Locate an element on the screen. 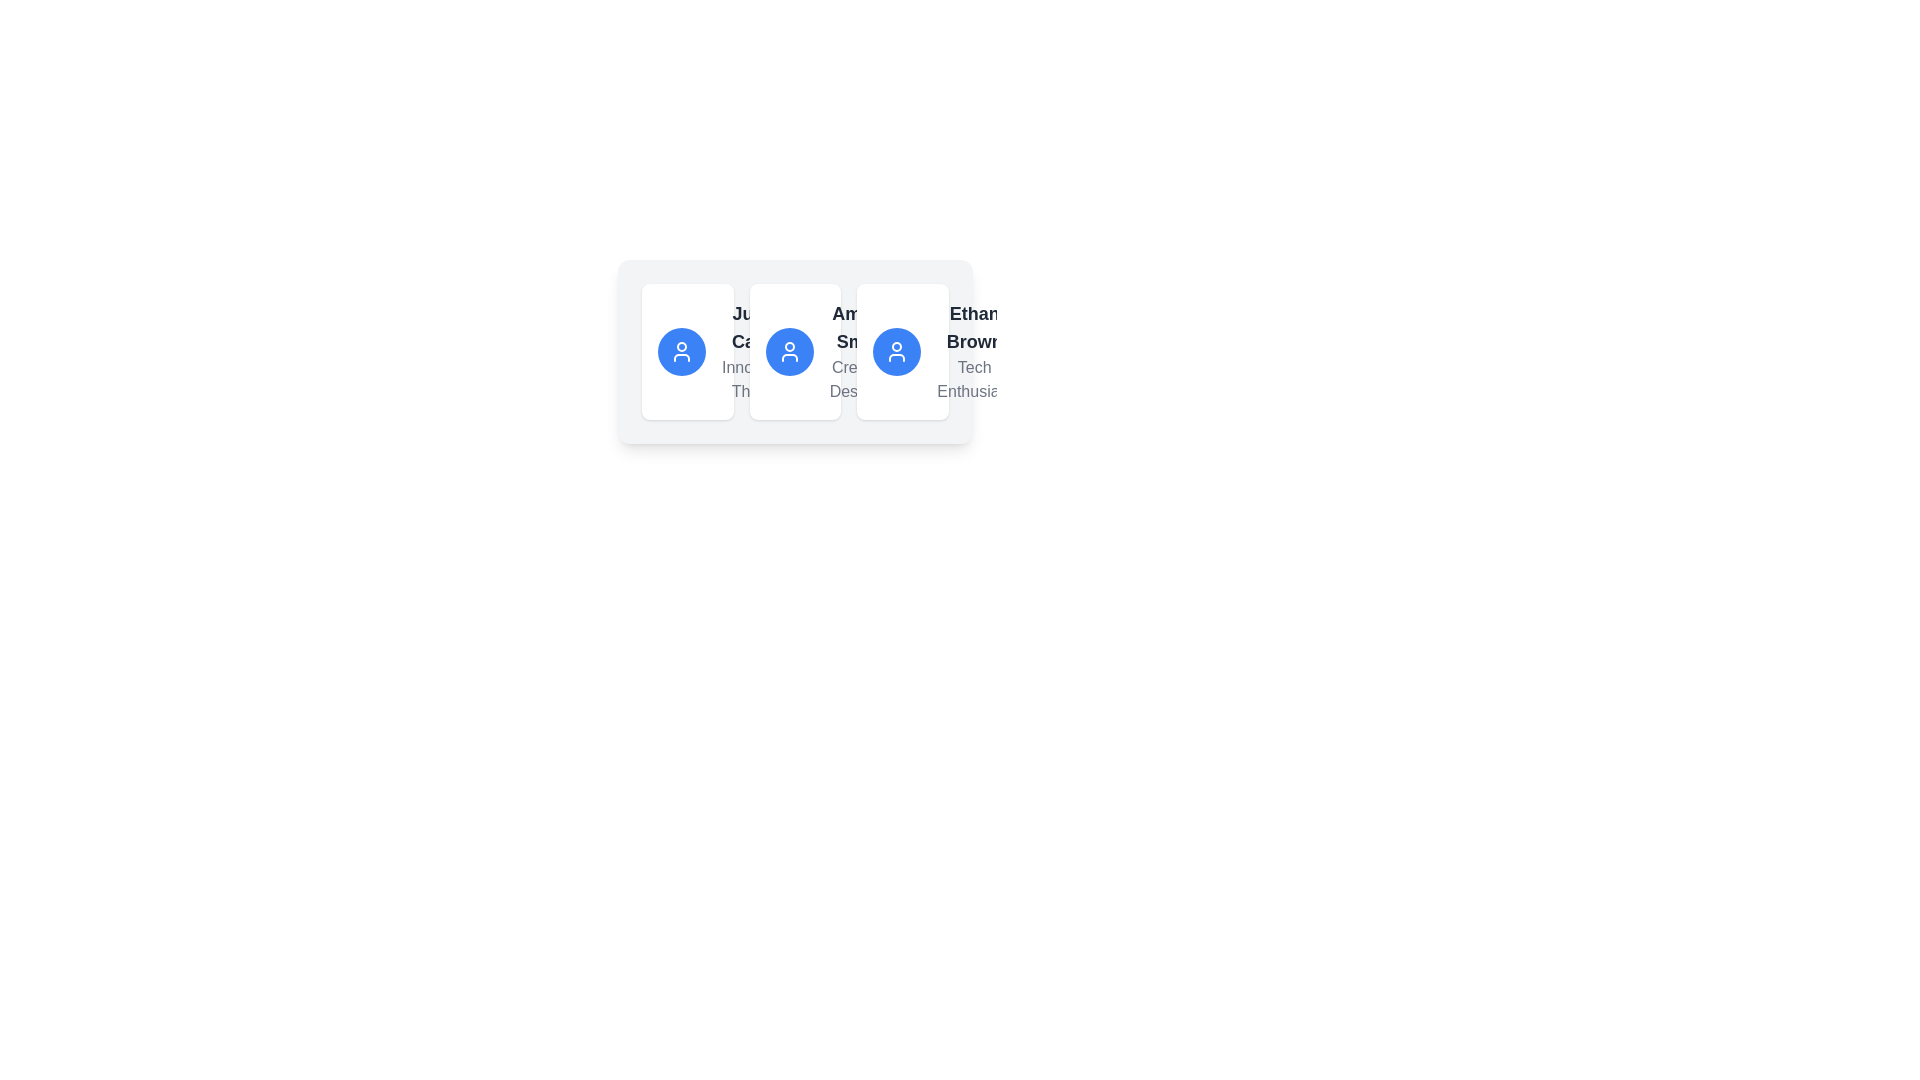 The width and height of the screenshot is (1920, 1080). the text element displaying 'Amelia Smith' and 'Creative Designer' located in the second card layout, next to the blue circular user icon is located at coordinates (861, 350).